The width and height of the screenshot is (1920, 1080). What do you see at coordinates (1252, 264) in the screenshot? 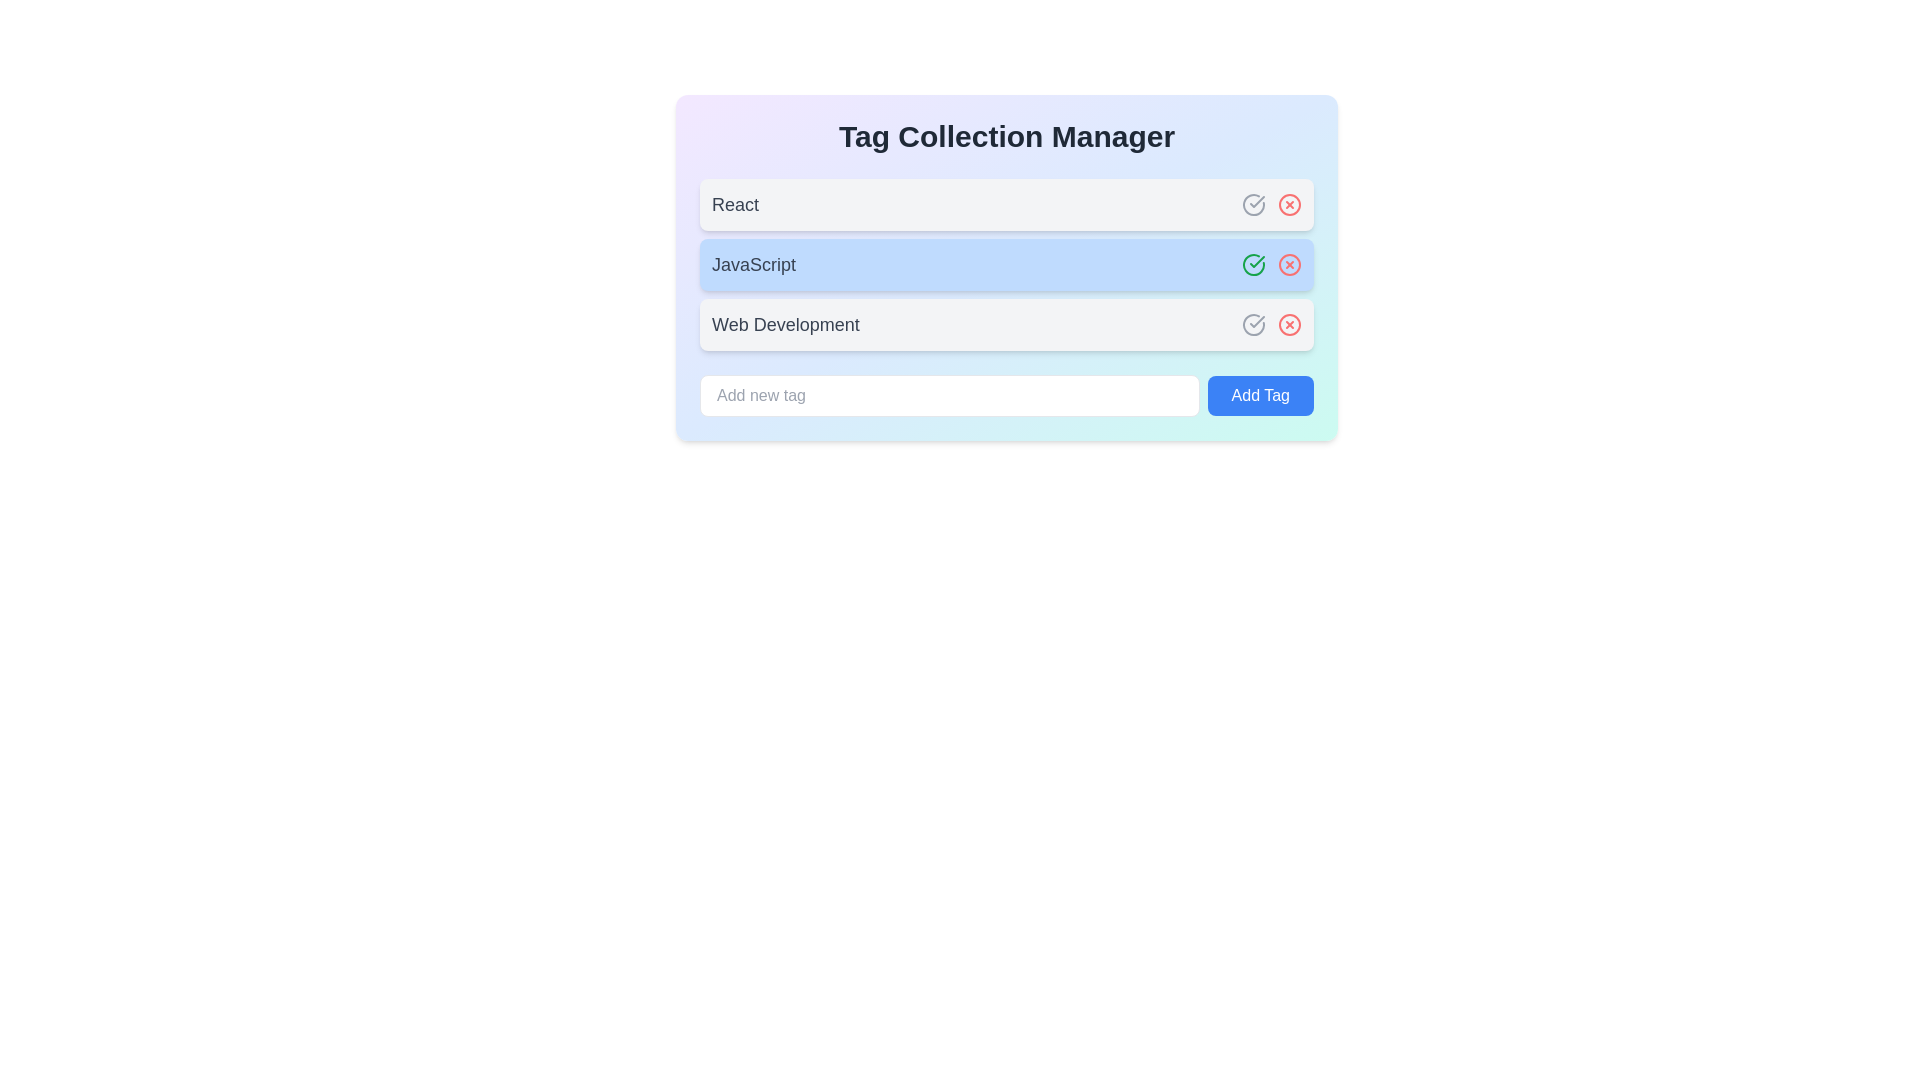
I see `the confirmation icon located next to the 'JavaScript' tag in the middle row of the vertical list of tags` at bounding box center [1252, 264].